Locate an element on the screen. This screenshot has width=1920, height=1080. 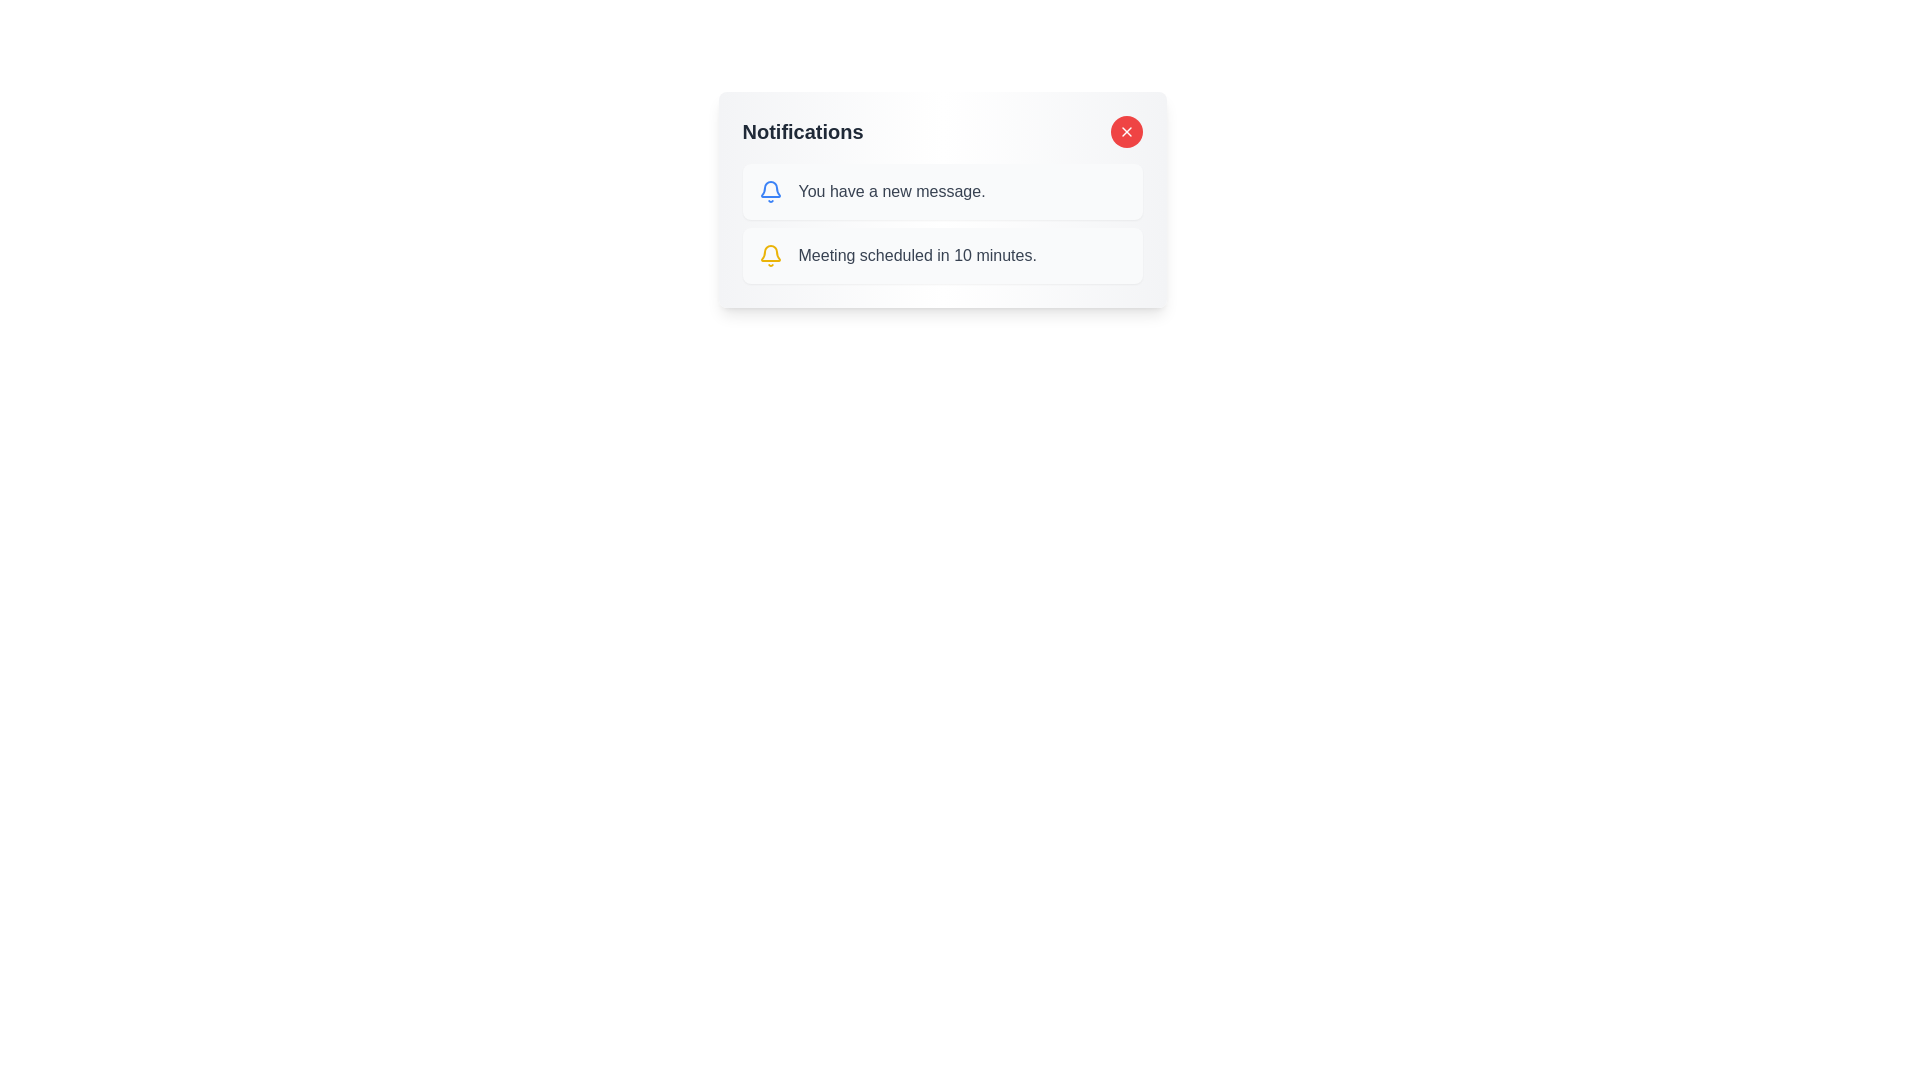
the second notification card with a light gray background that states 'Meeting scheduled in 10 minutes.' is located at coordinates (941, 254).